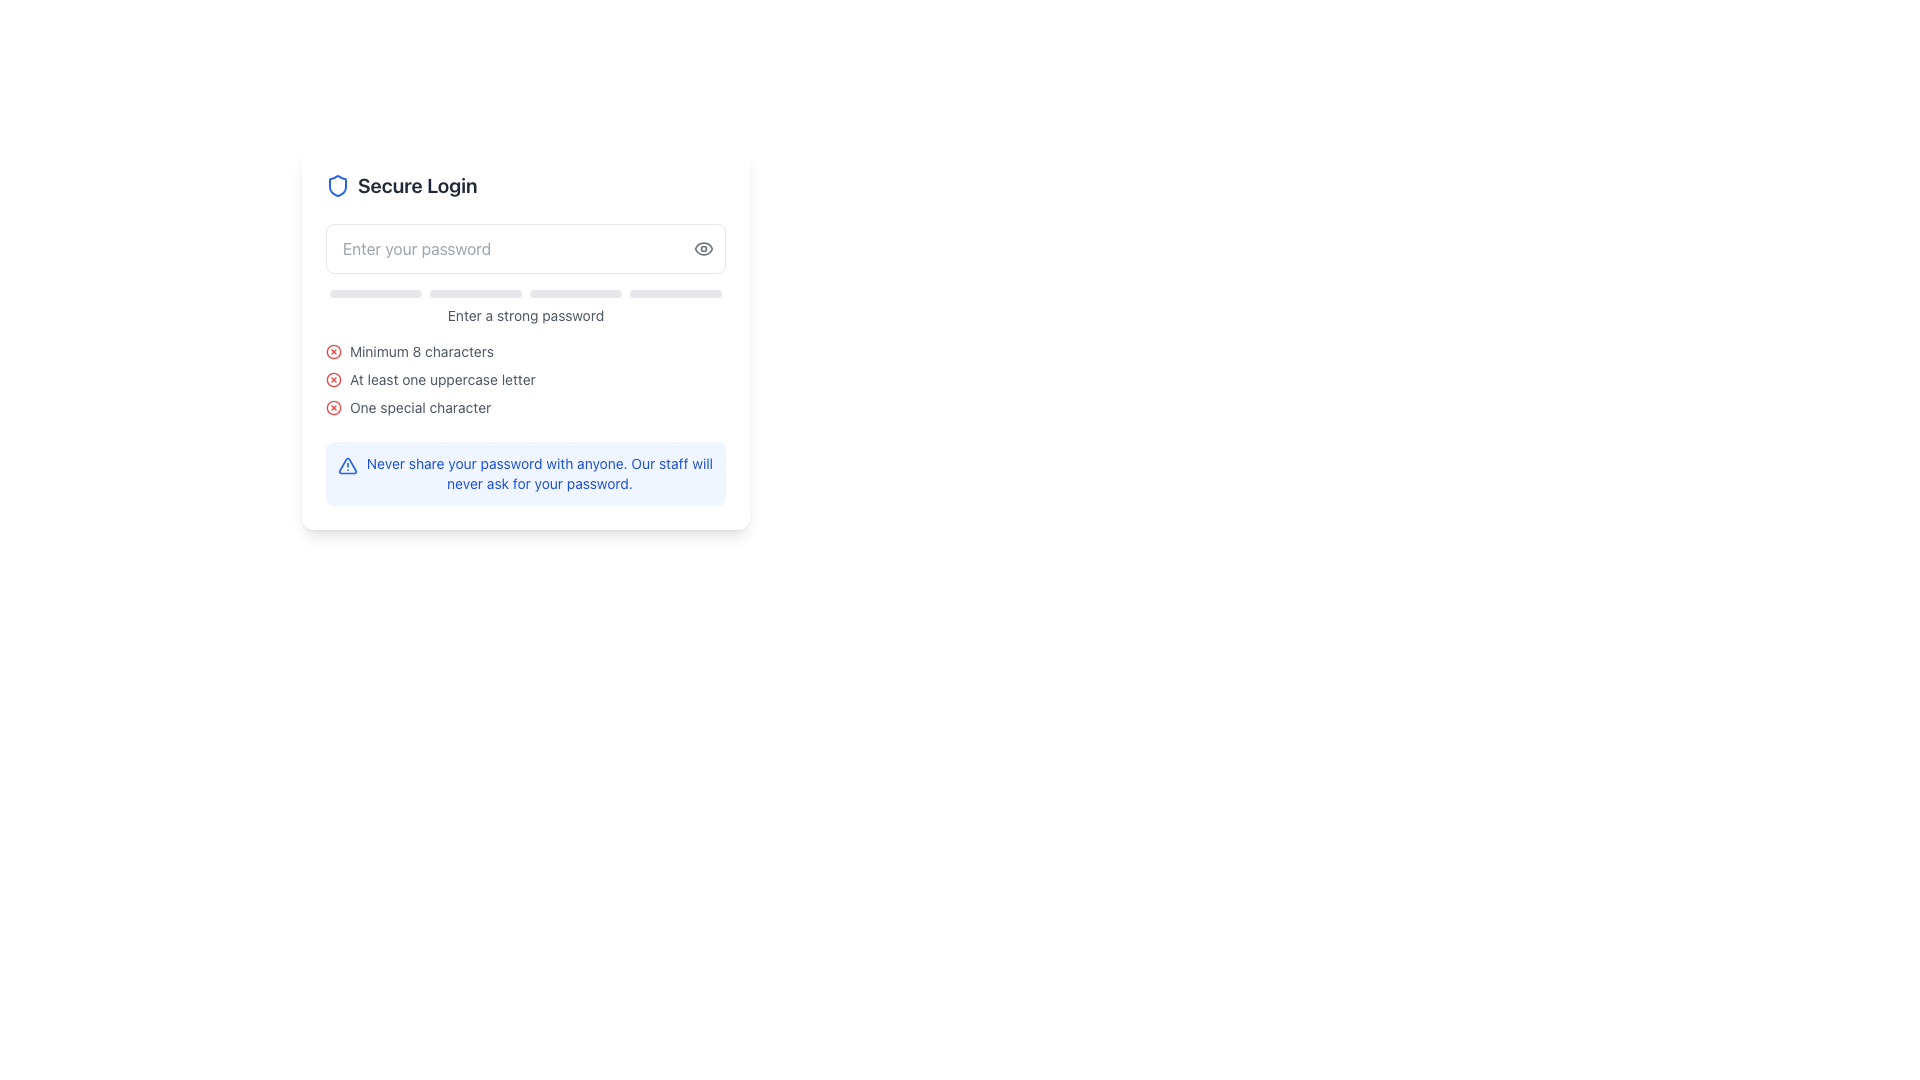  I want to click on text in the informational warning box with a blue background that advises against sharing passwords, located at the bottom of the 'Secure Login' card, so click(526, 474).